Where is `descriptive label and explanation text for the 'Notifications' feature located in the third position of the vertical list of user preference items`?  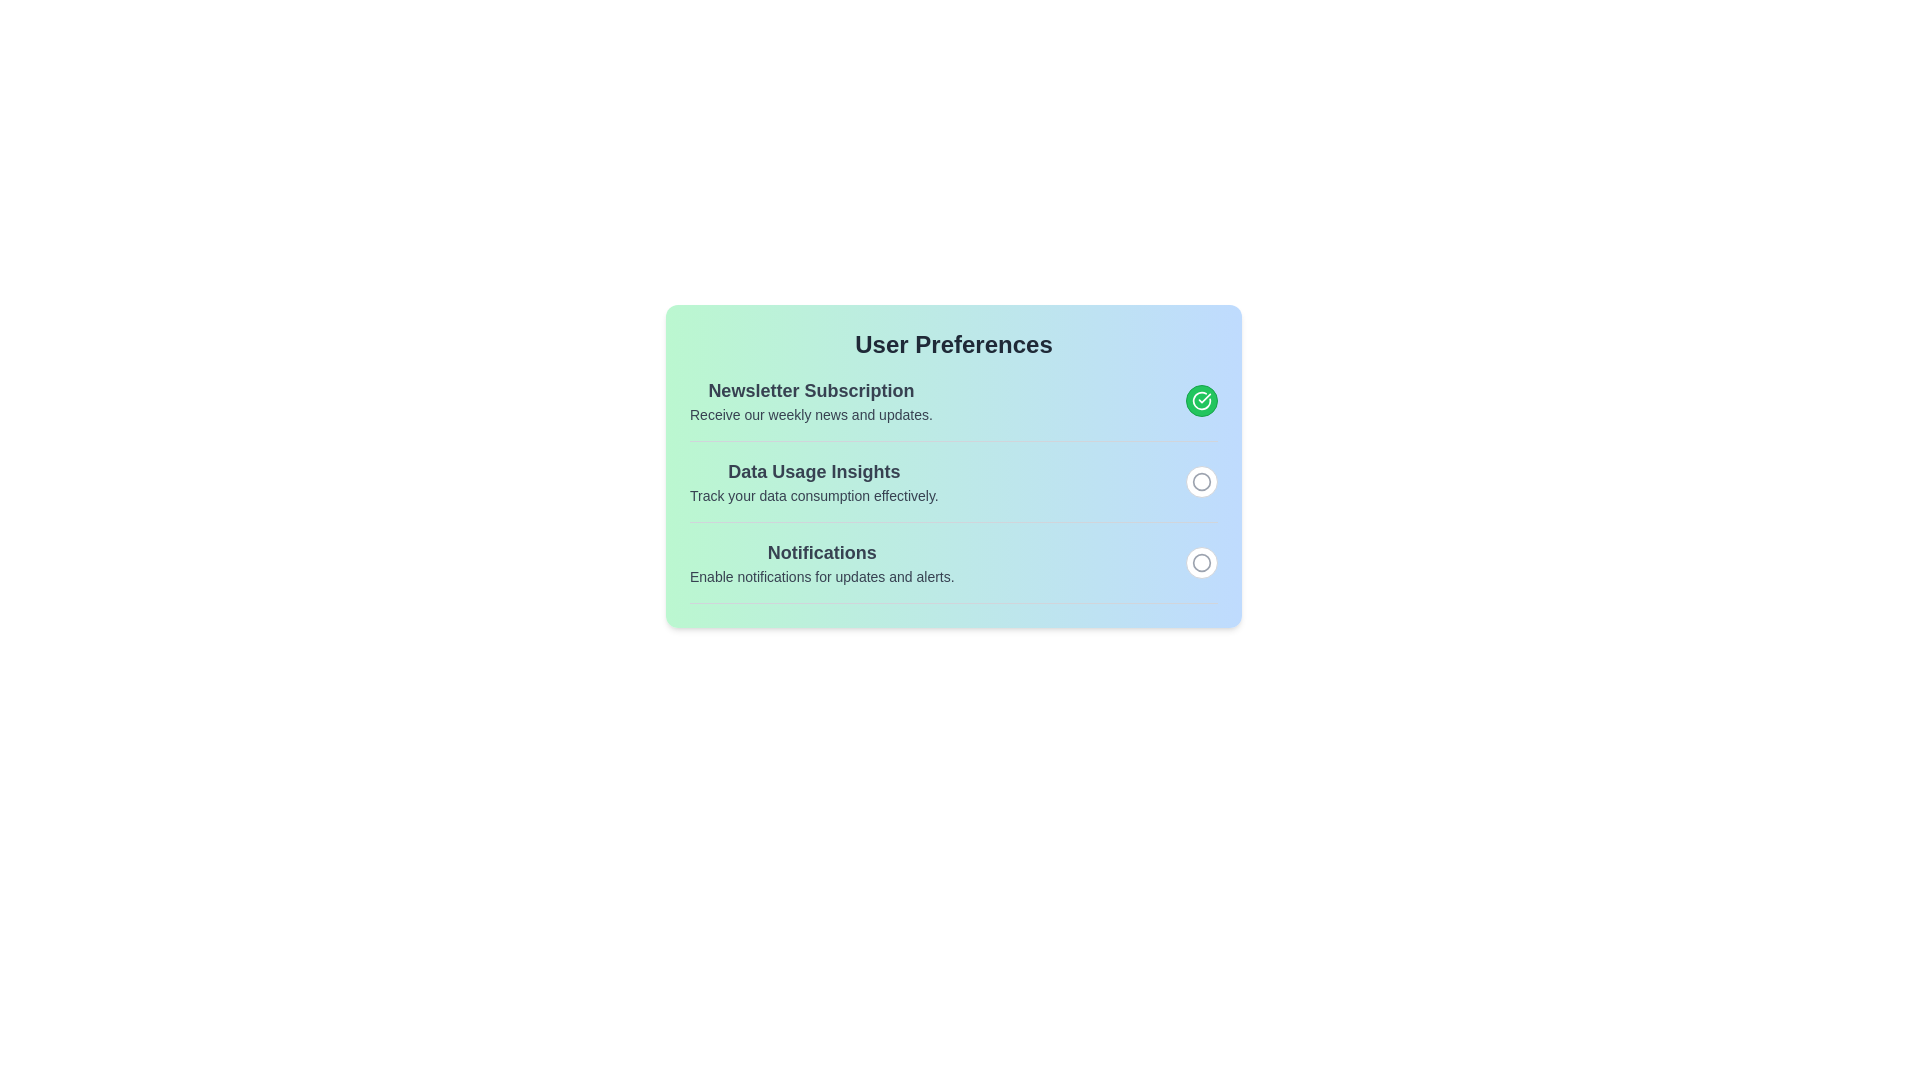 descriptive label and explanation text for the 'Notifications' feature located in the third position of the vertical list of user preference items is located at coordinates (822, 563).